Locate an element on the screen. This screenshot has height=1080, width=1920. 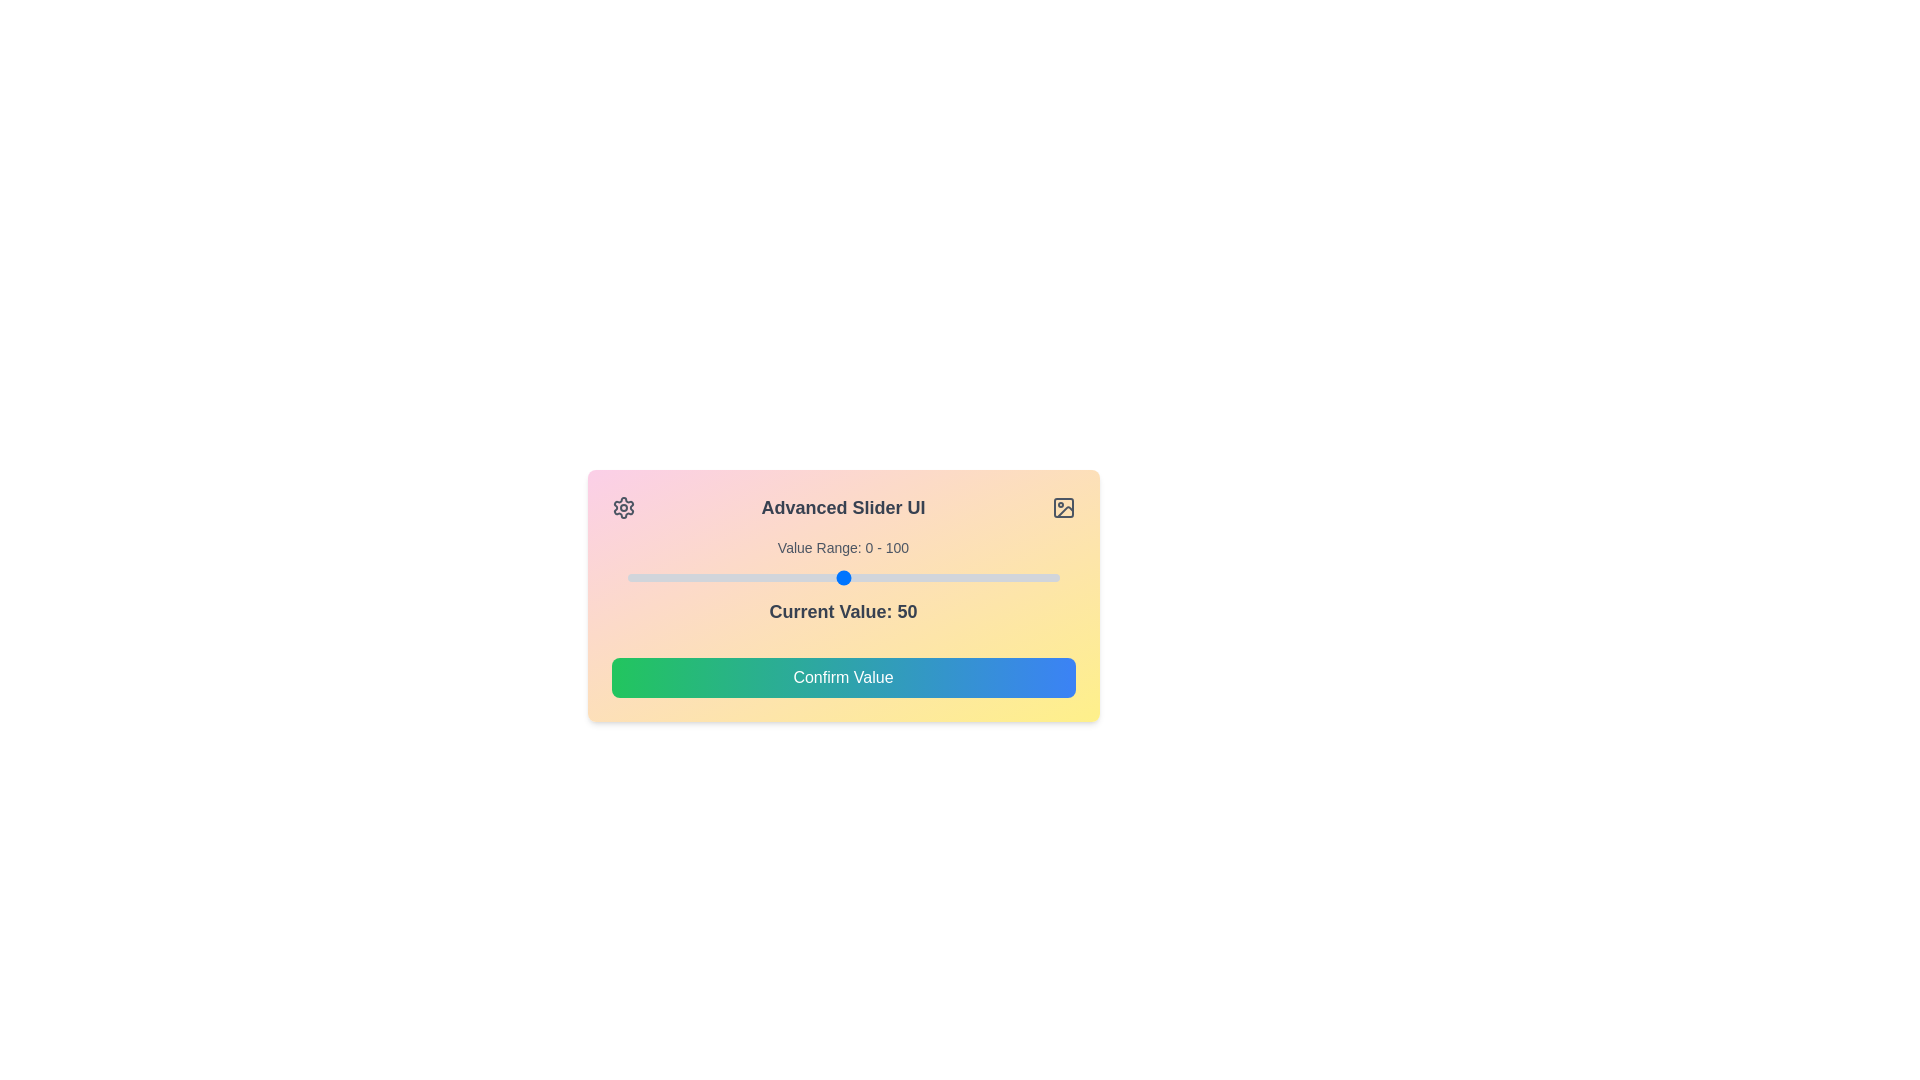
the slider to set the value to 84 is located at coordinates (990, 578).